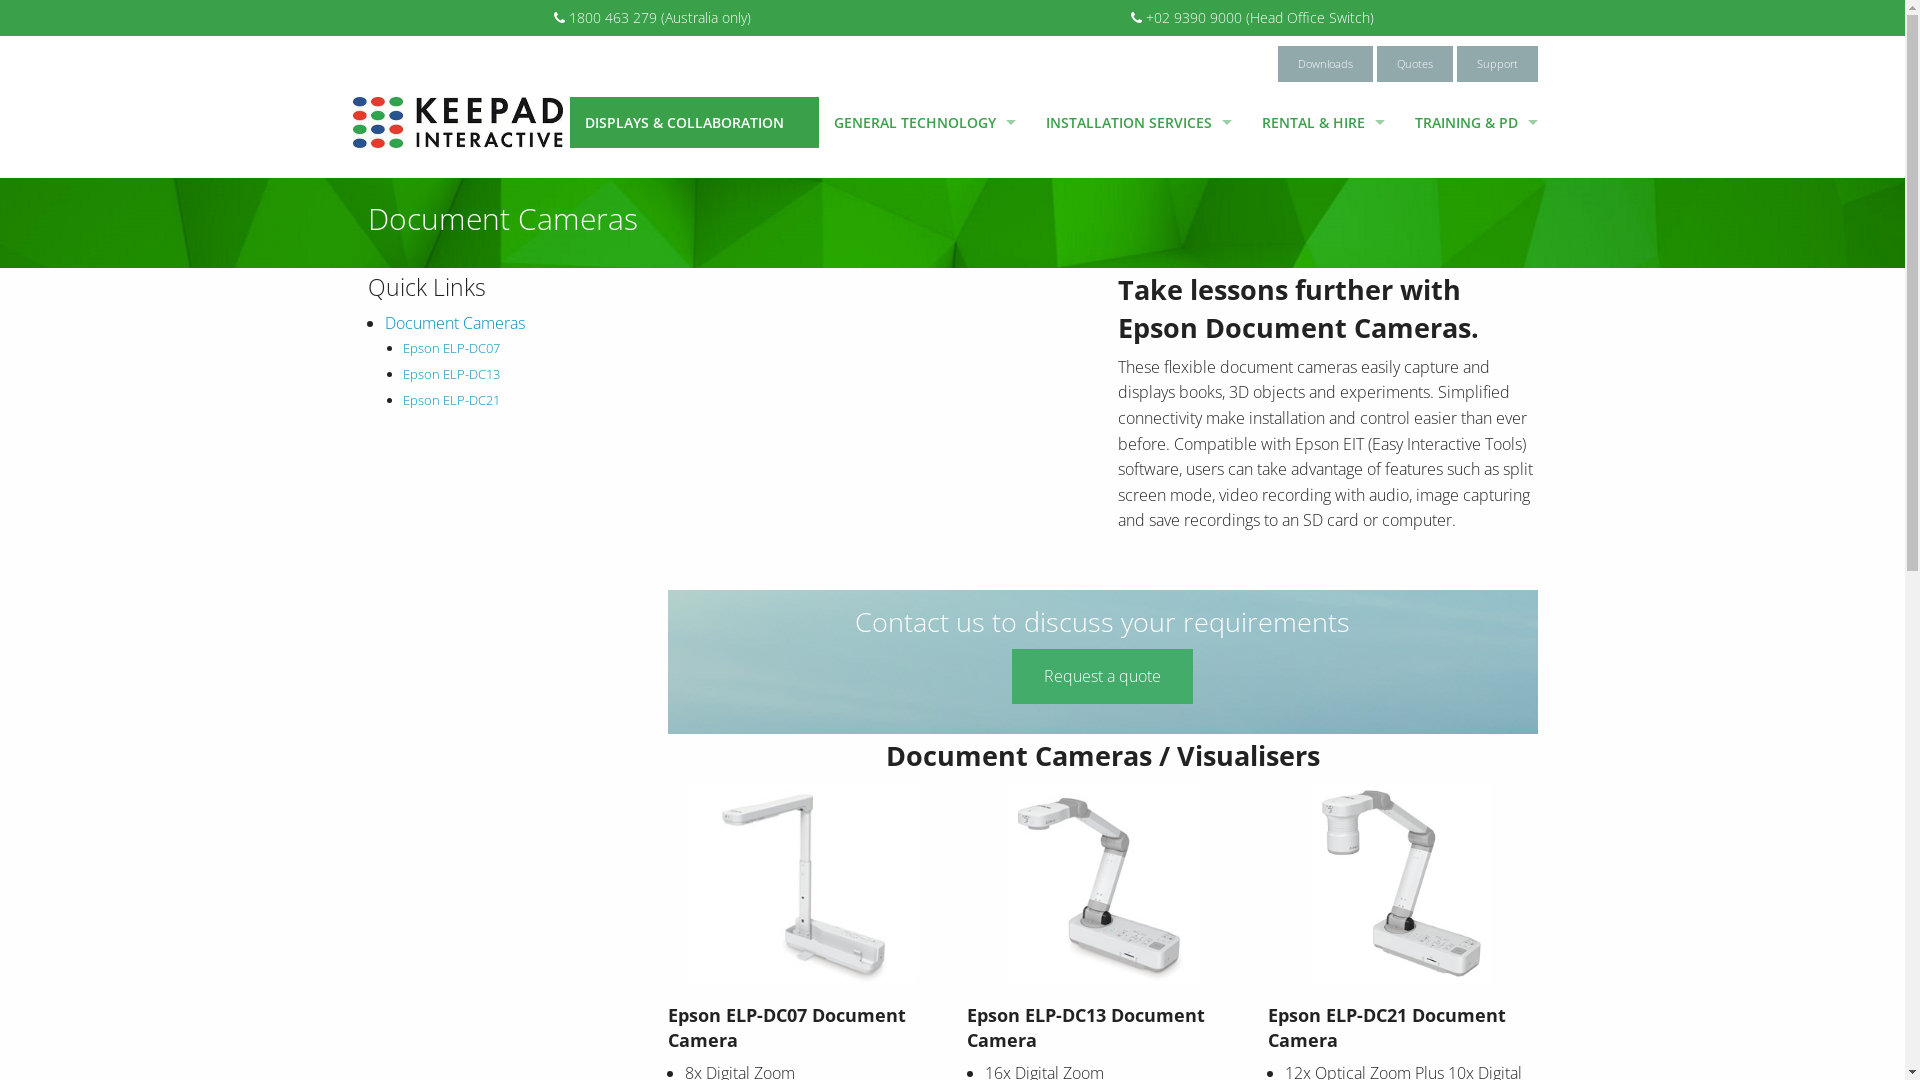 This screenshot has width=1920, height=1080. Describe the element at coordinates (1413, 63) in the screenshot. I see `'Quotes'` at that location.